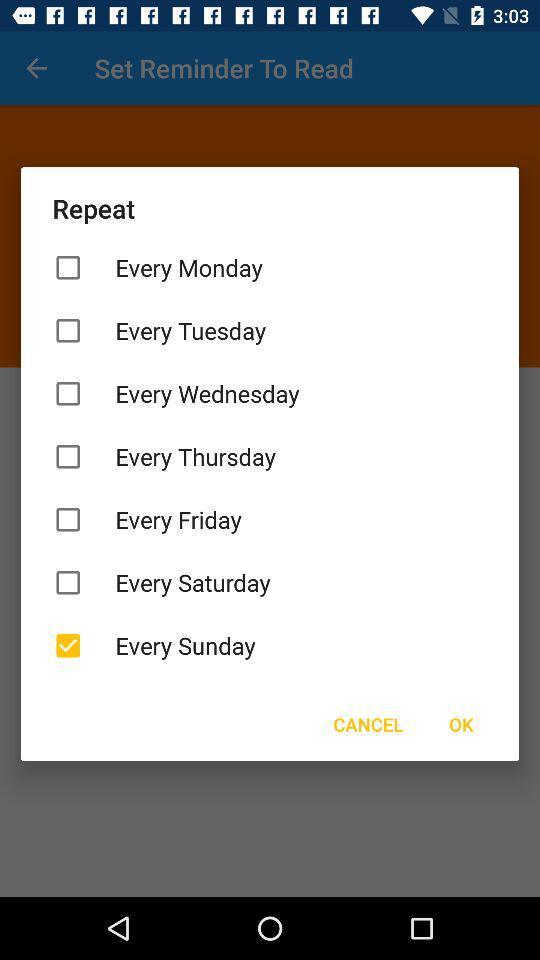 Image resolution: width=540 pixels, height=960 pixels. What do you see at coordinates (270, 518) in the screenshot?
I see `icon below every thursday item` at bounding box center [270, 518].